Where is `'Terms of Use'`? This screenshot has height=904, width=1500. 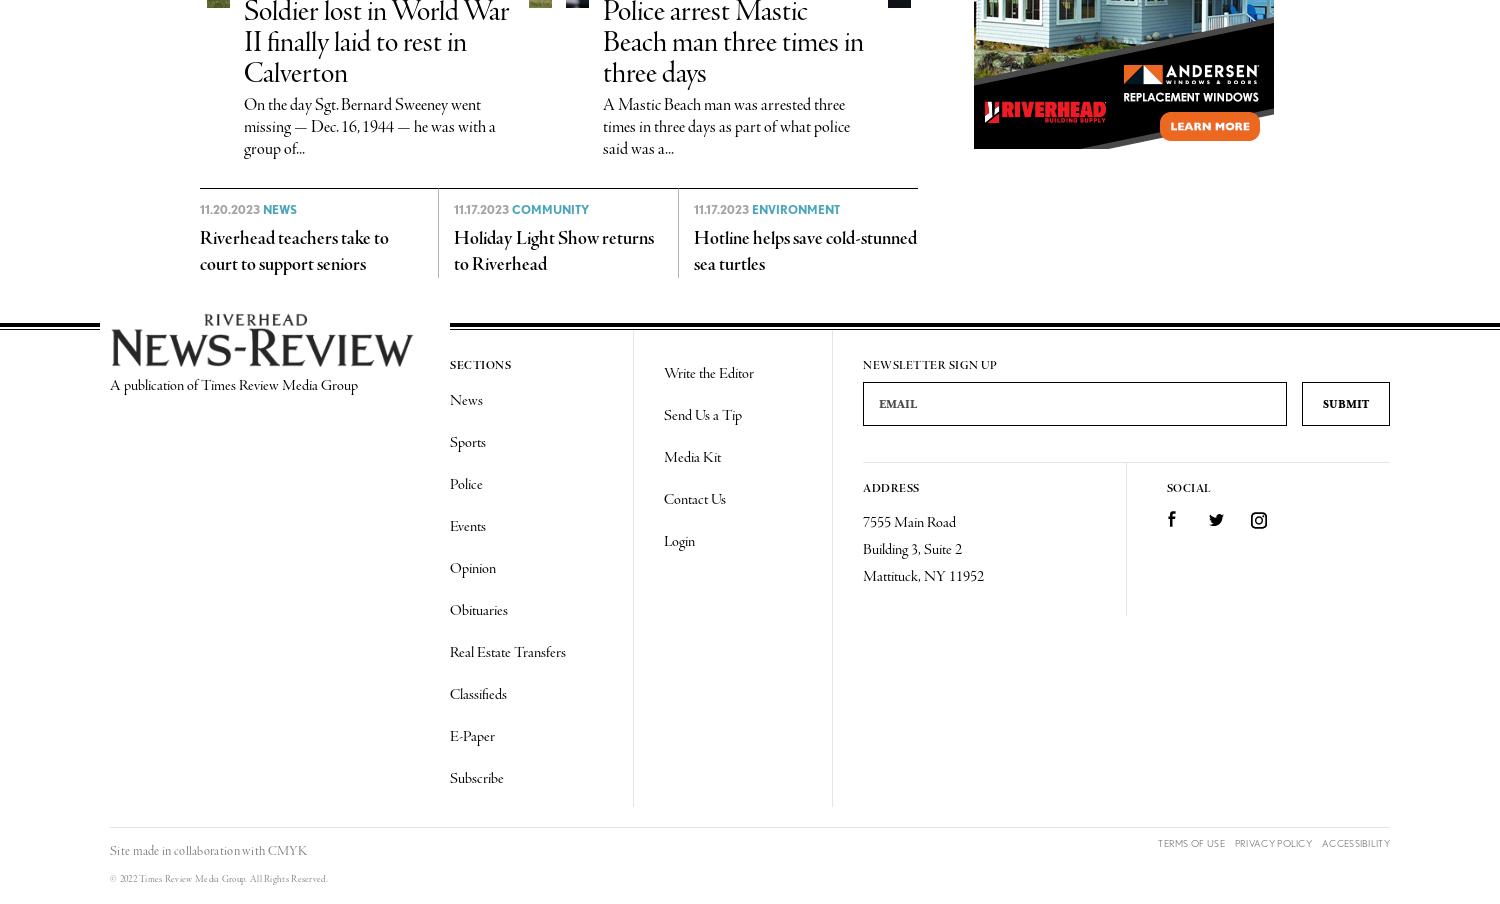
'Terms of Use' is located at coordinates (1190, 841).